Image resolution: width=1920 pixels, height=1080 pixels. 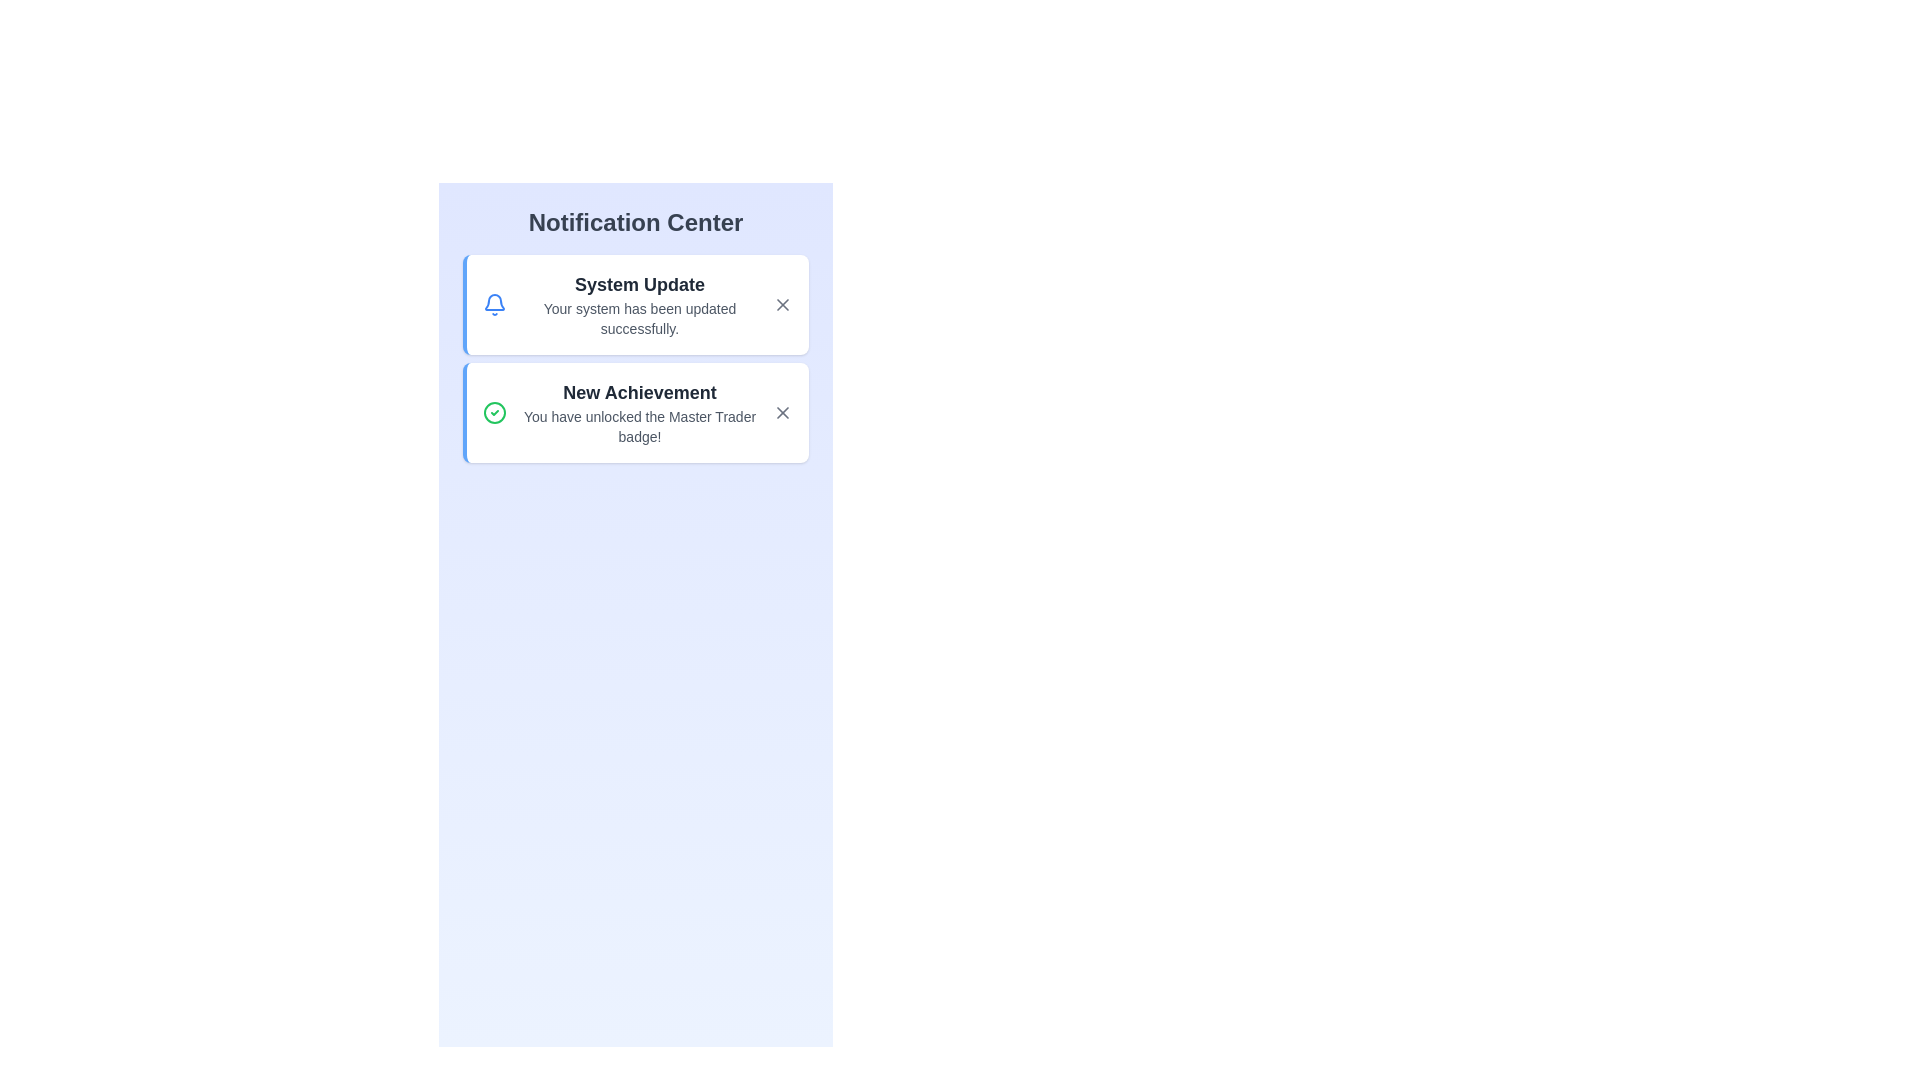 I want to click on the close button located in the top-right corner of the 'System Update' notification to dismiss it, so click(x=781, y=304).